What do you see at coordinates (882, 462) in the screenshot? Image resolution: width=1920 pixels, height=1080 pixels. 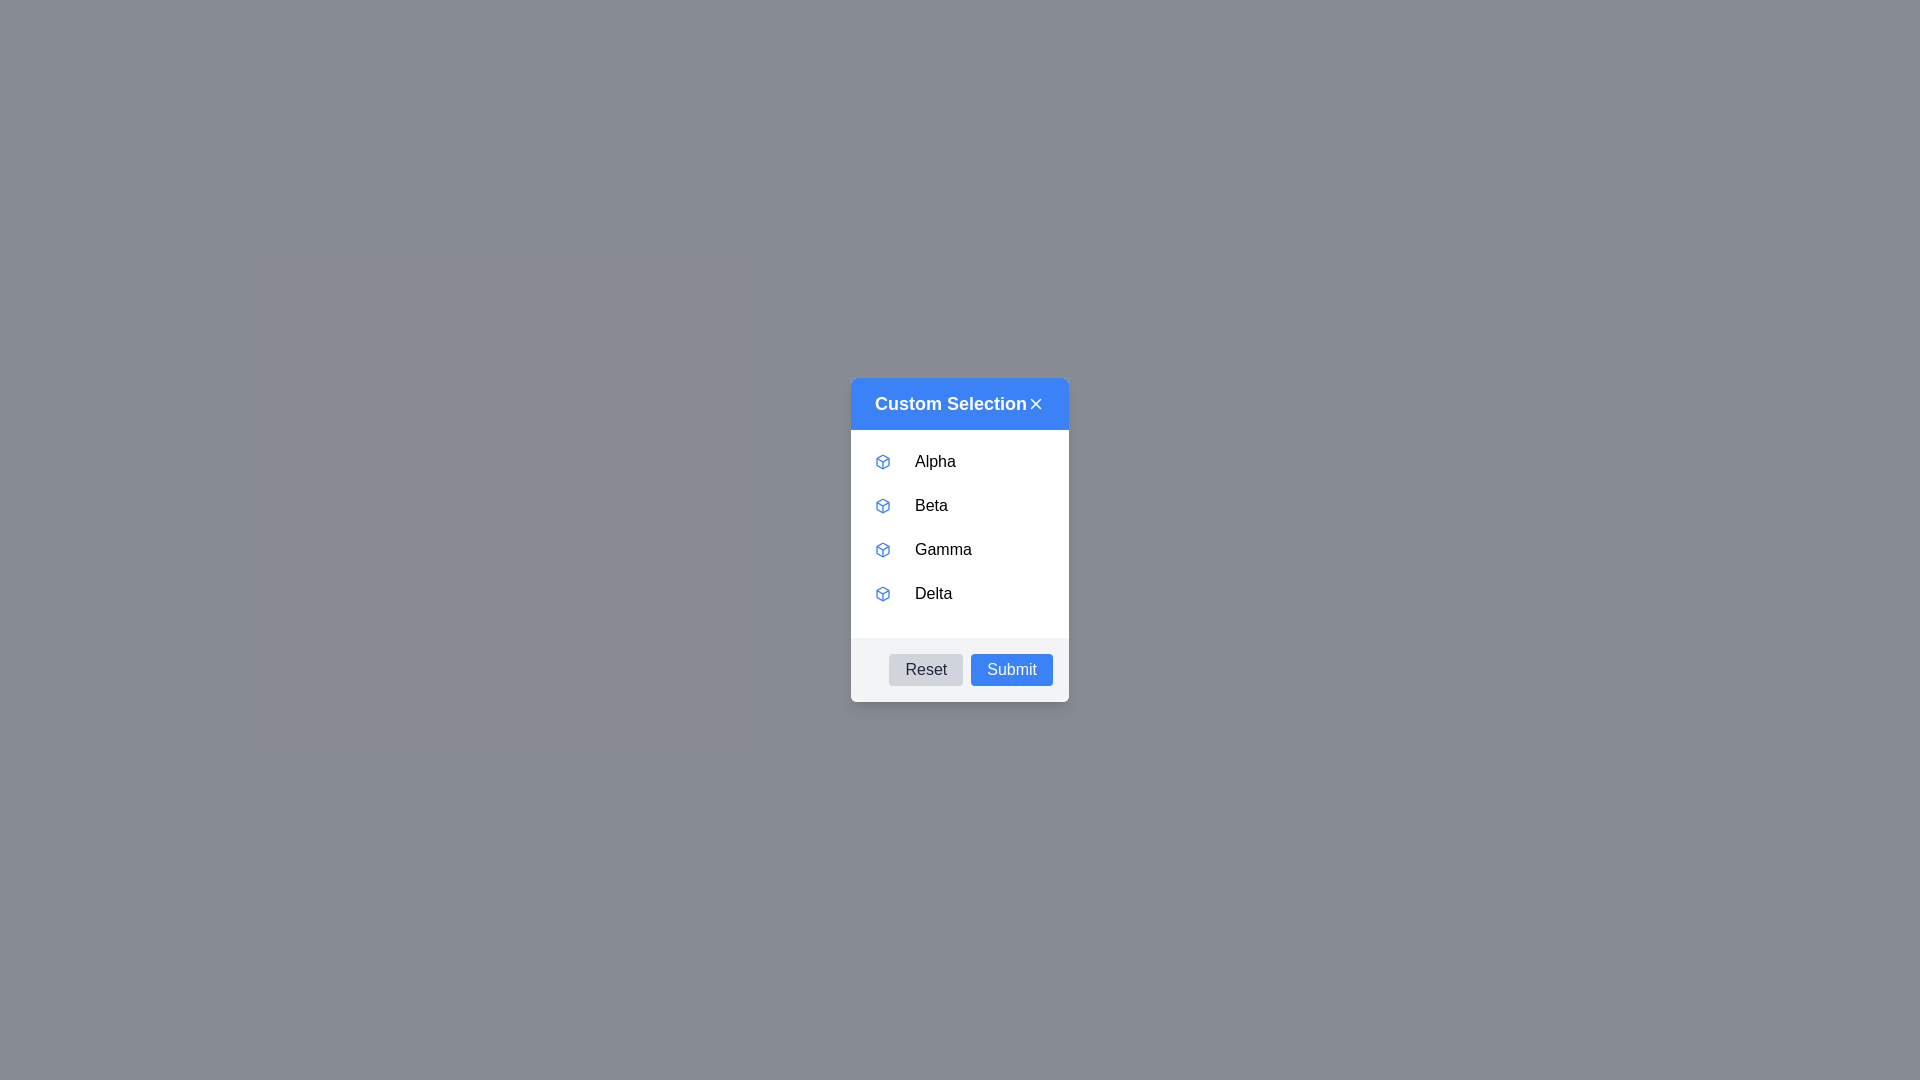 I see `the 'Alpha' item icon in the 'Custom Selection' dialog, positioned to the right of the text label 'Alpha'` at bounding box center [882, 462].